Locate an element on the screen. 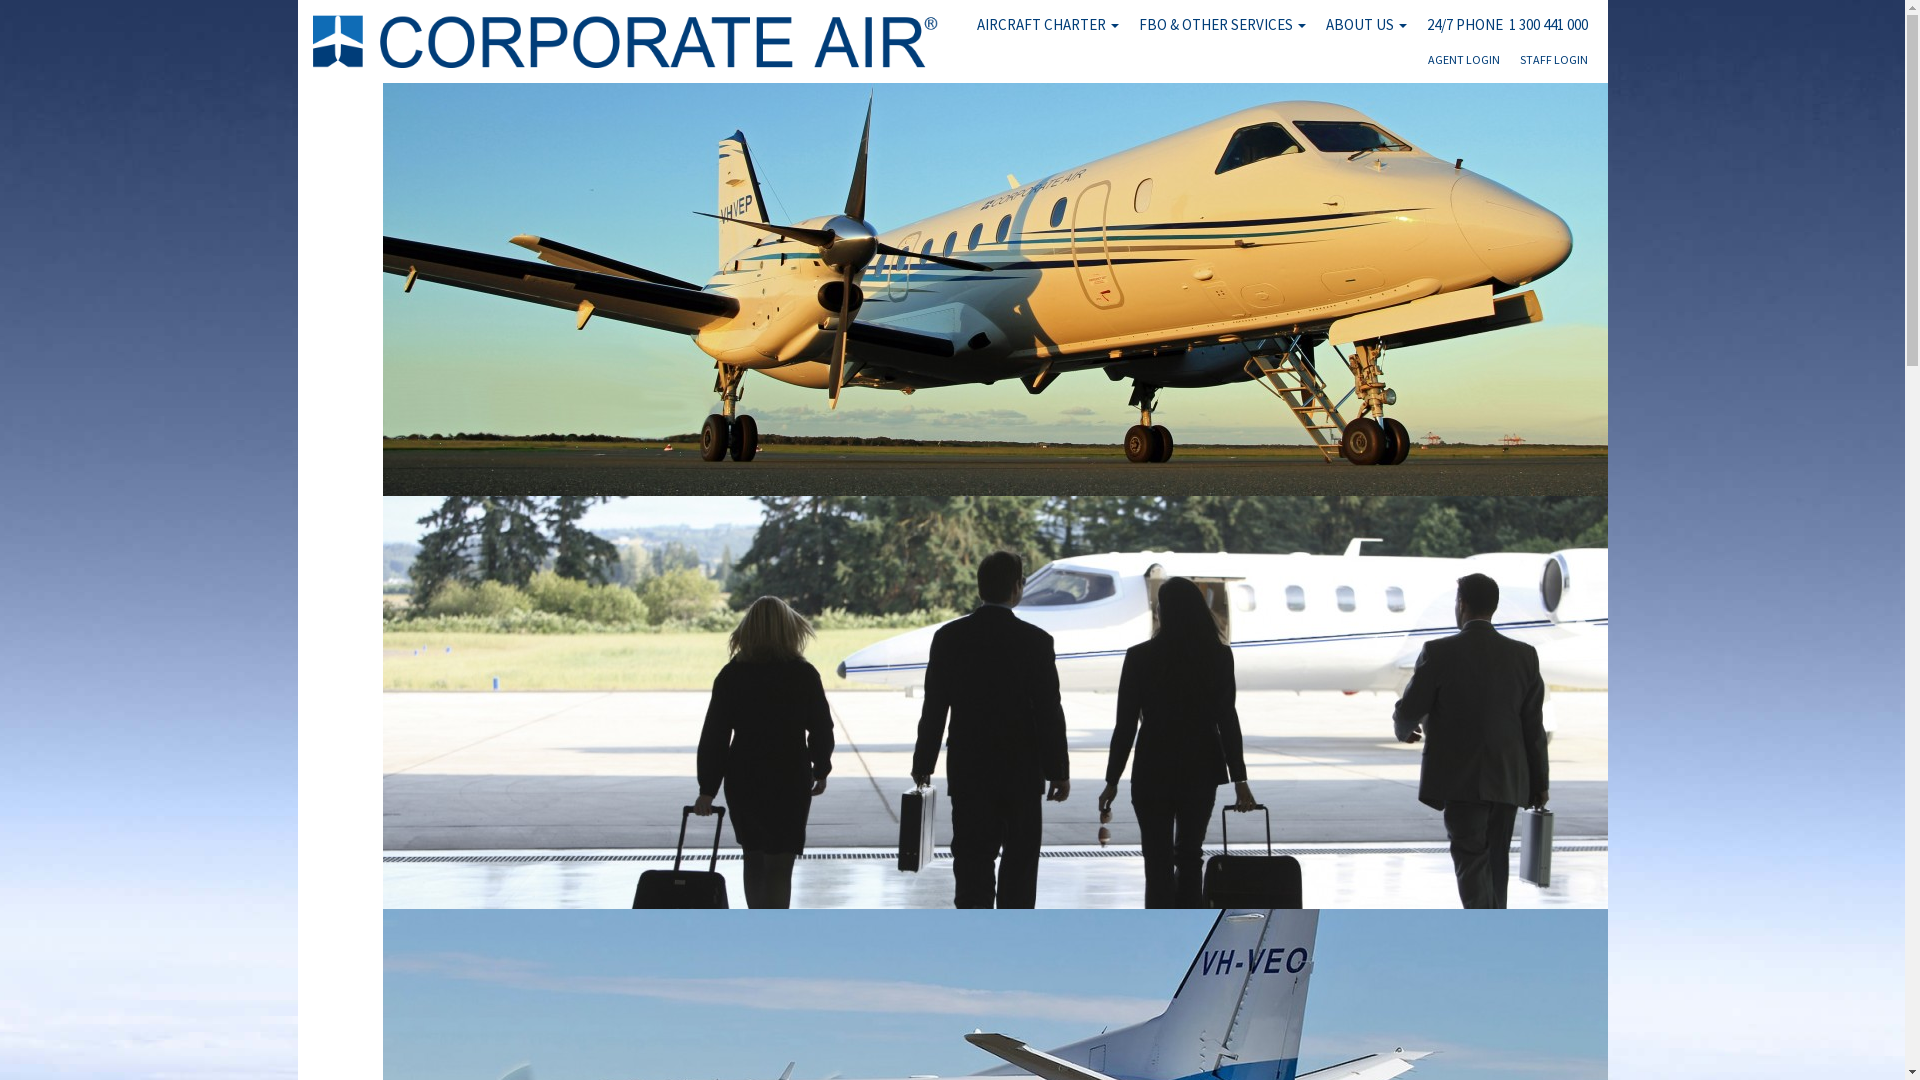  'ABOUT US' is located at coordinates (1365, 24).